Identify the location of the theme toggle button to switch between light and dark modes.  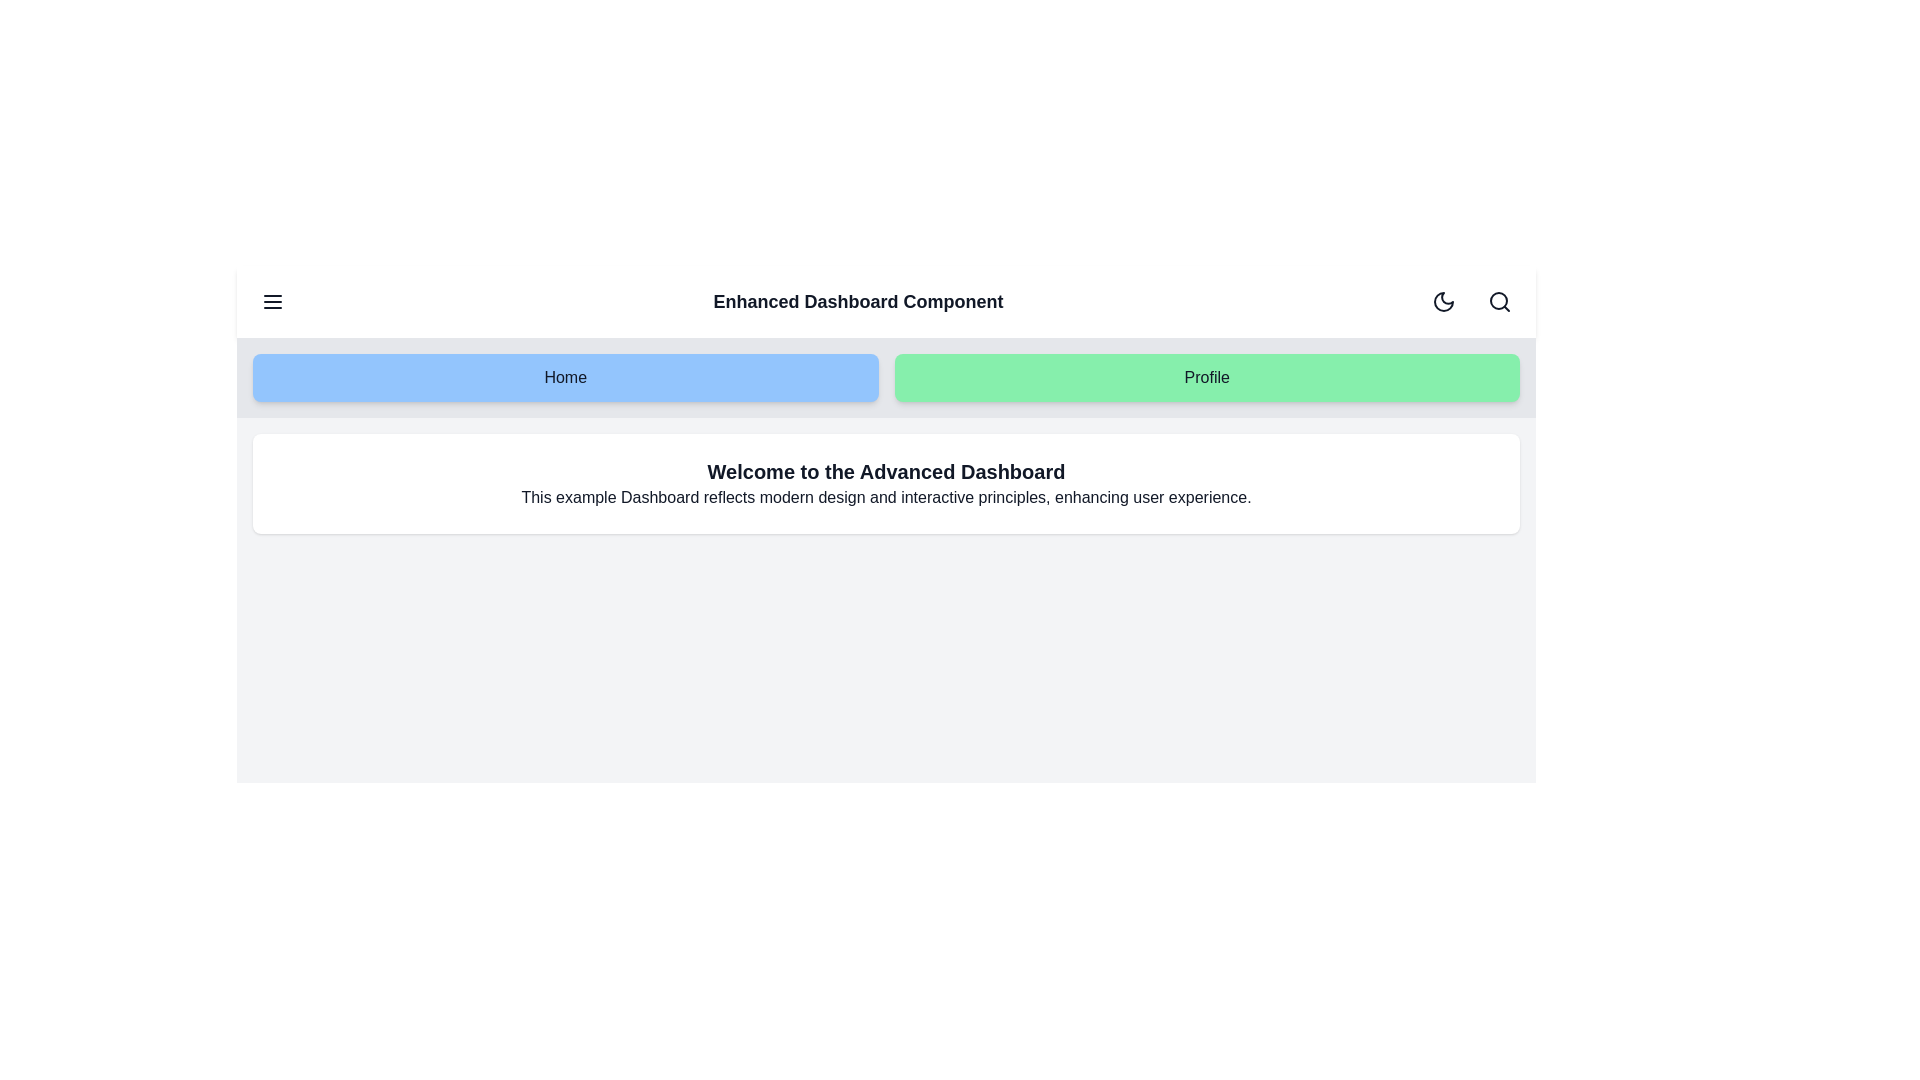
(1444, 301).